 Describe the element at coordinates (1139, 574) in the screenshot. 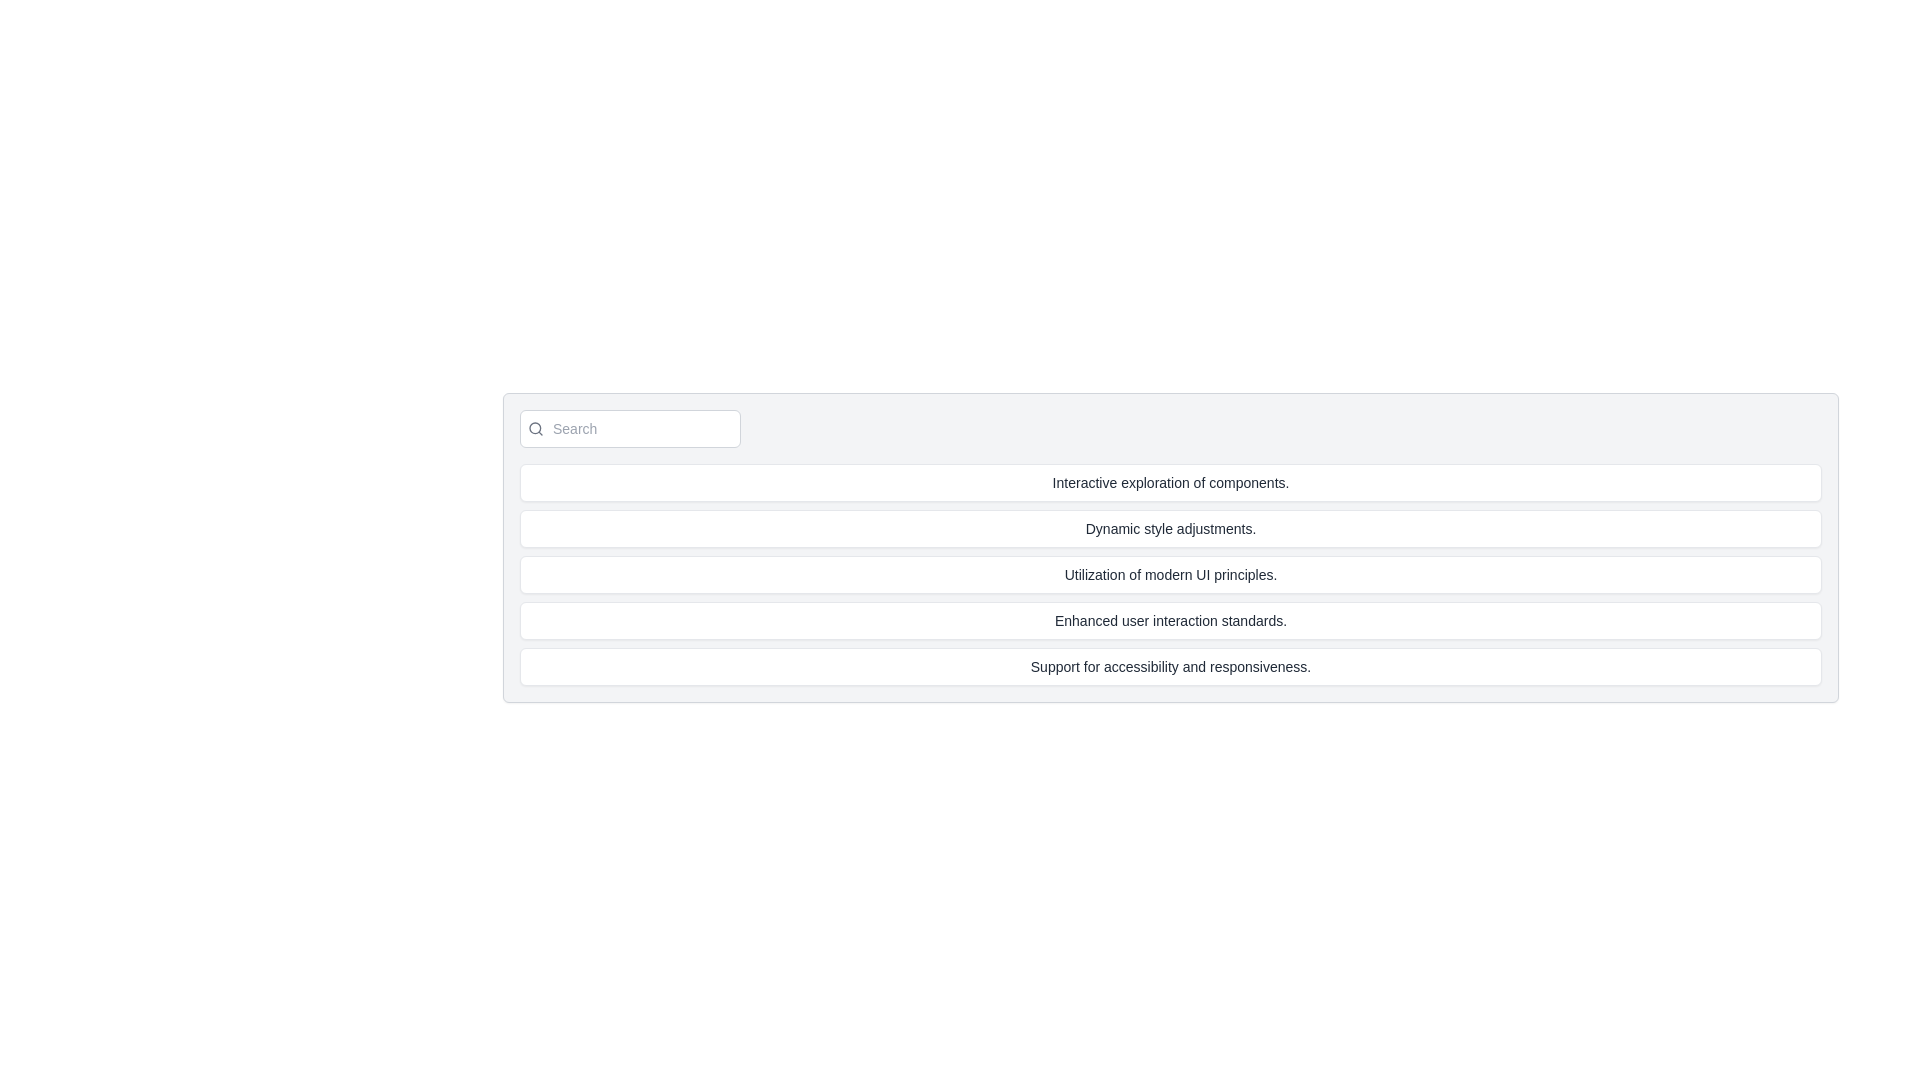

I see `the letter 'f' in the word 'of' within the phrase 'Utilization of modern UI principles', which is the last character in the list item` at that location.